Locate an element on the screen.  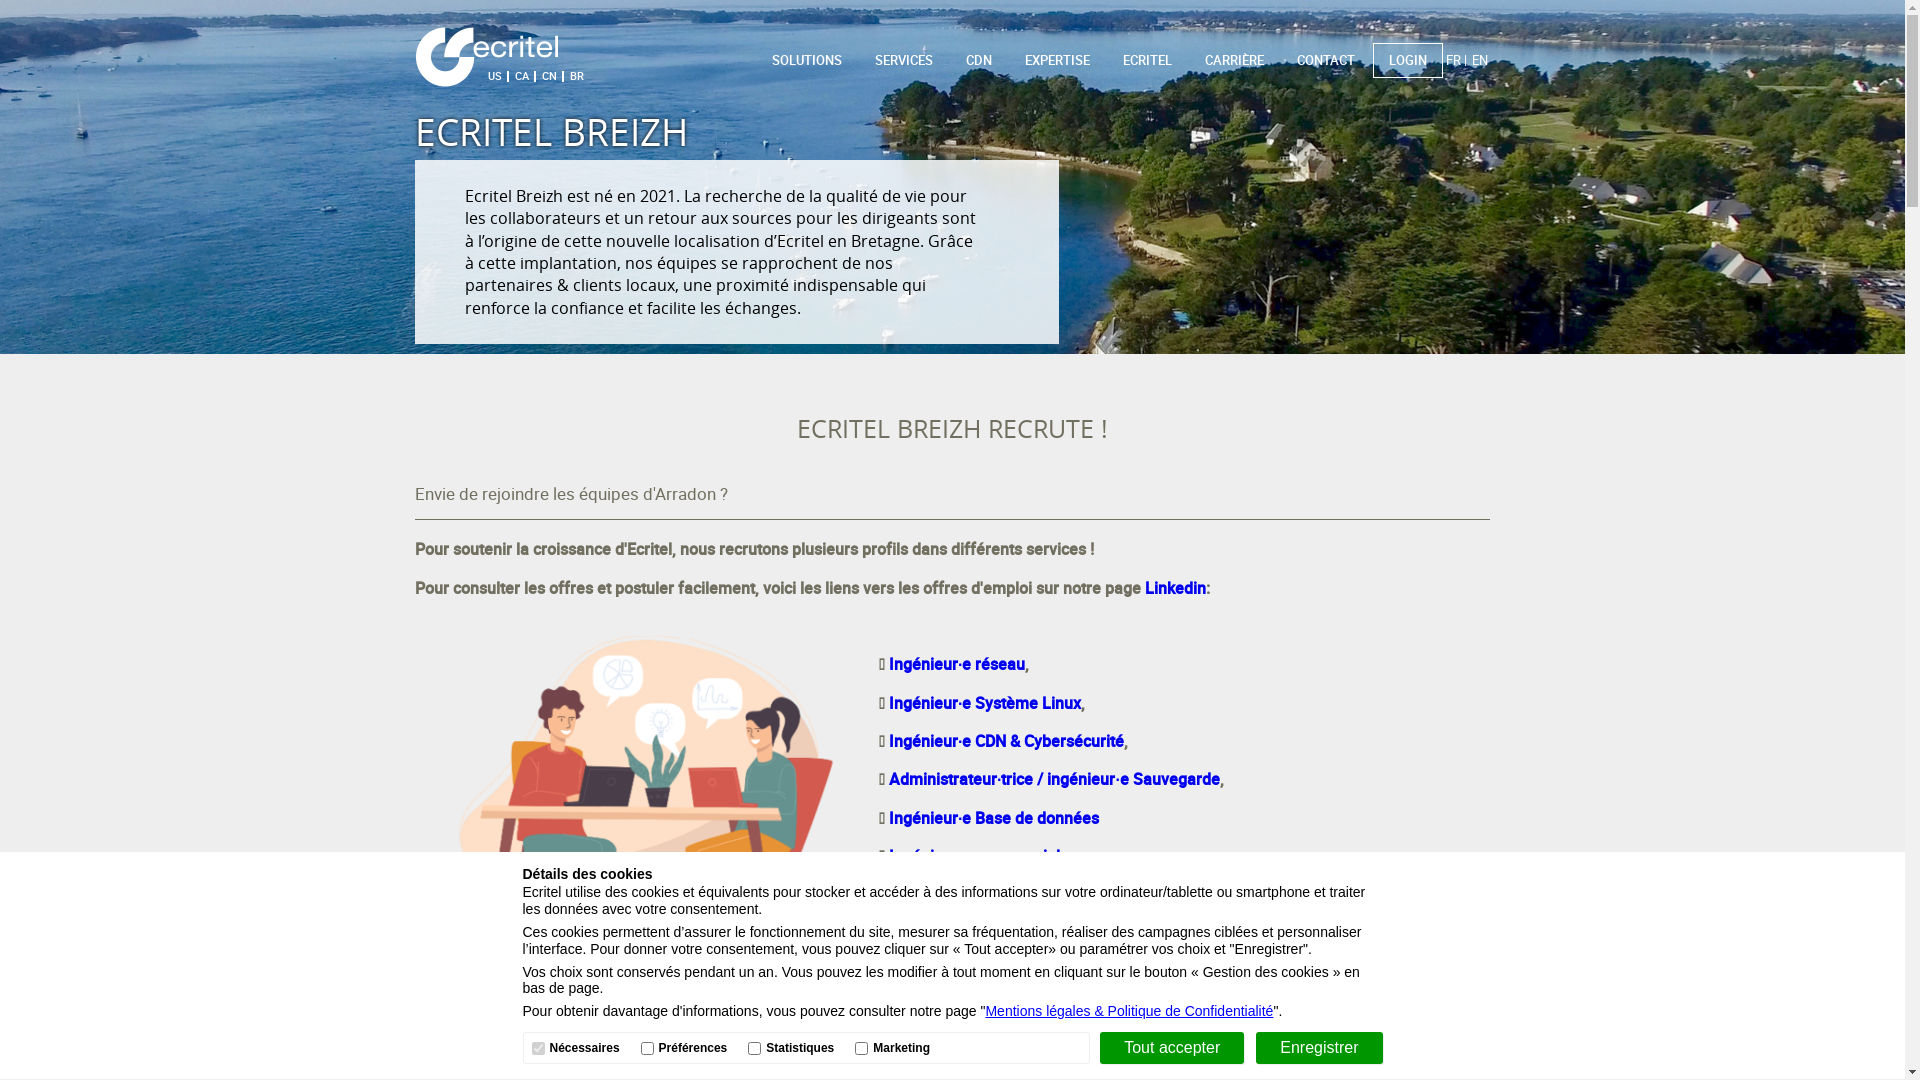
'EXPERTISE' is located at coordinates (1056, 60).